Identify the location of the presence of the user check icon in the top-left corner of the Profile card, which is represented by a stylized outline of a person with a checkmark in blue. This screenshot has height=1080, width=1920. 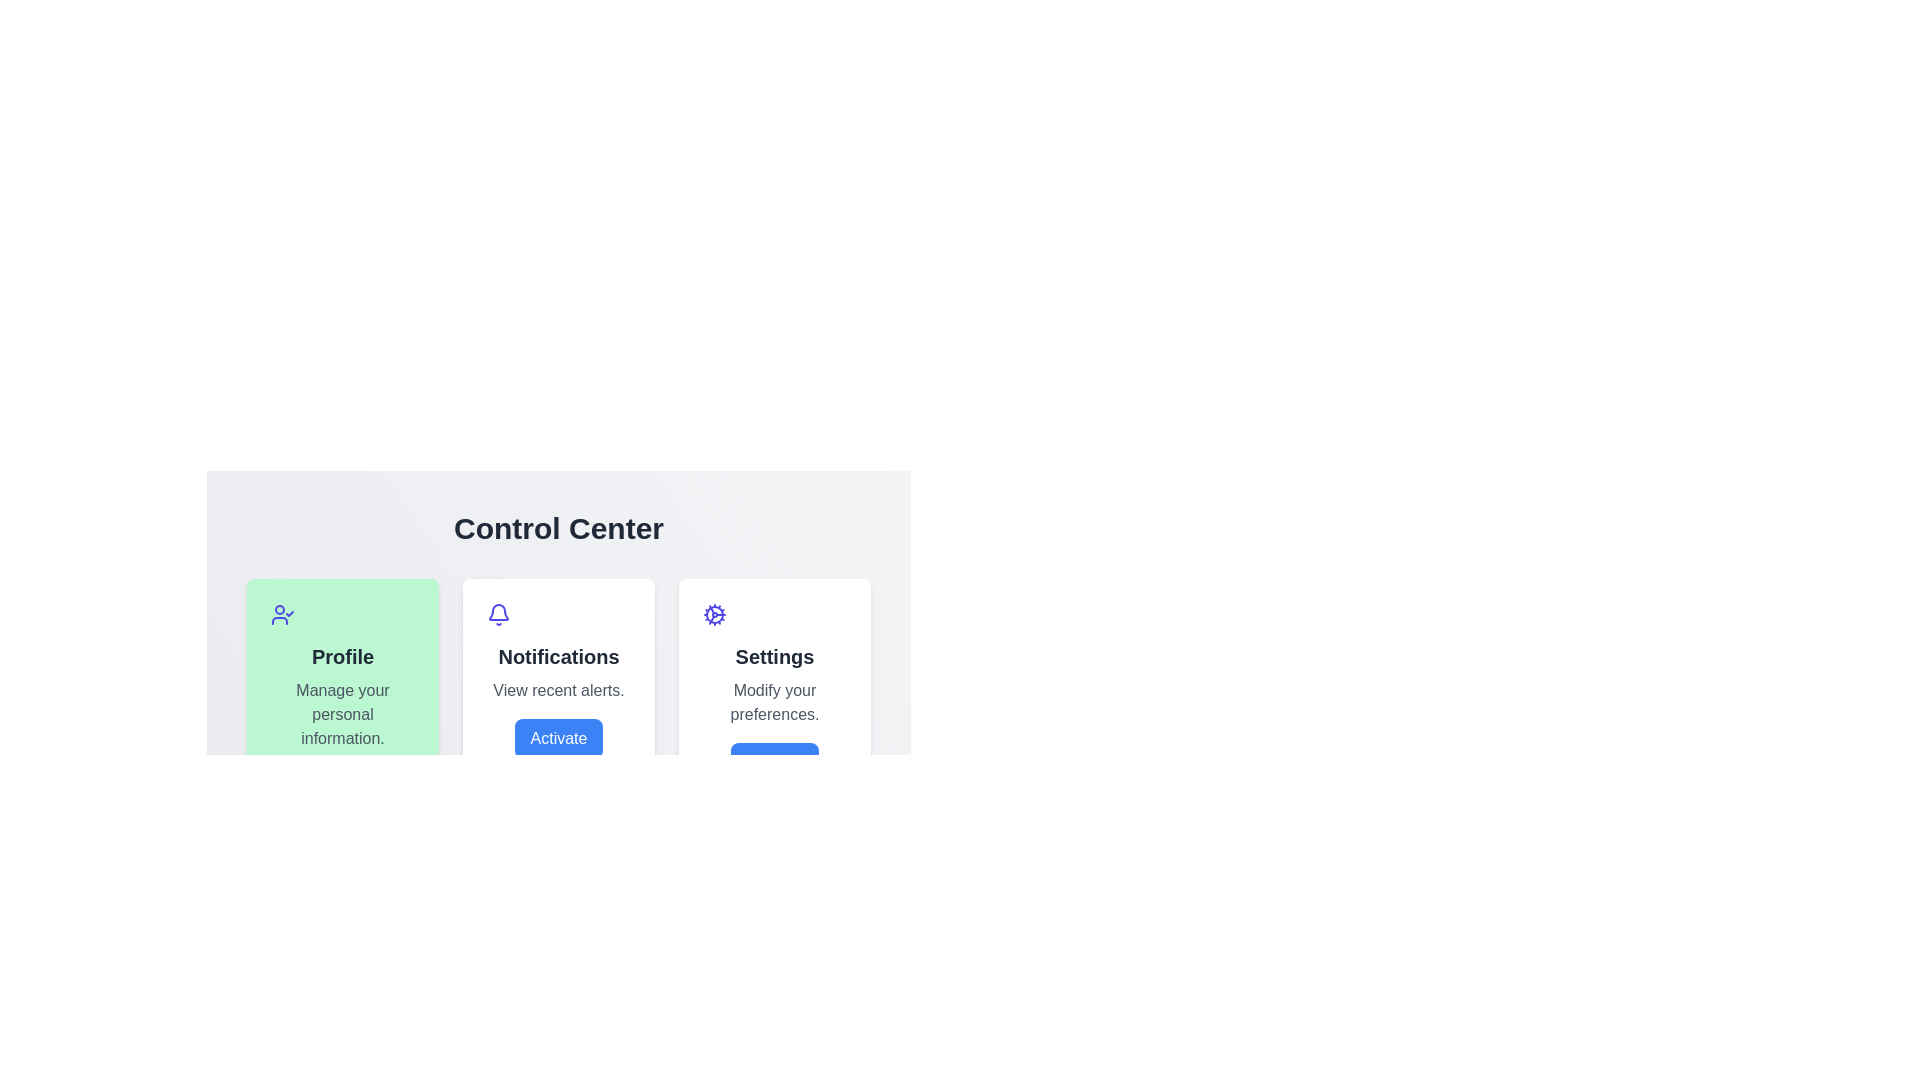
(282, 613).